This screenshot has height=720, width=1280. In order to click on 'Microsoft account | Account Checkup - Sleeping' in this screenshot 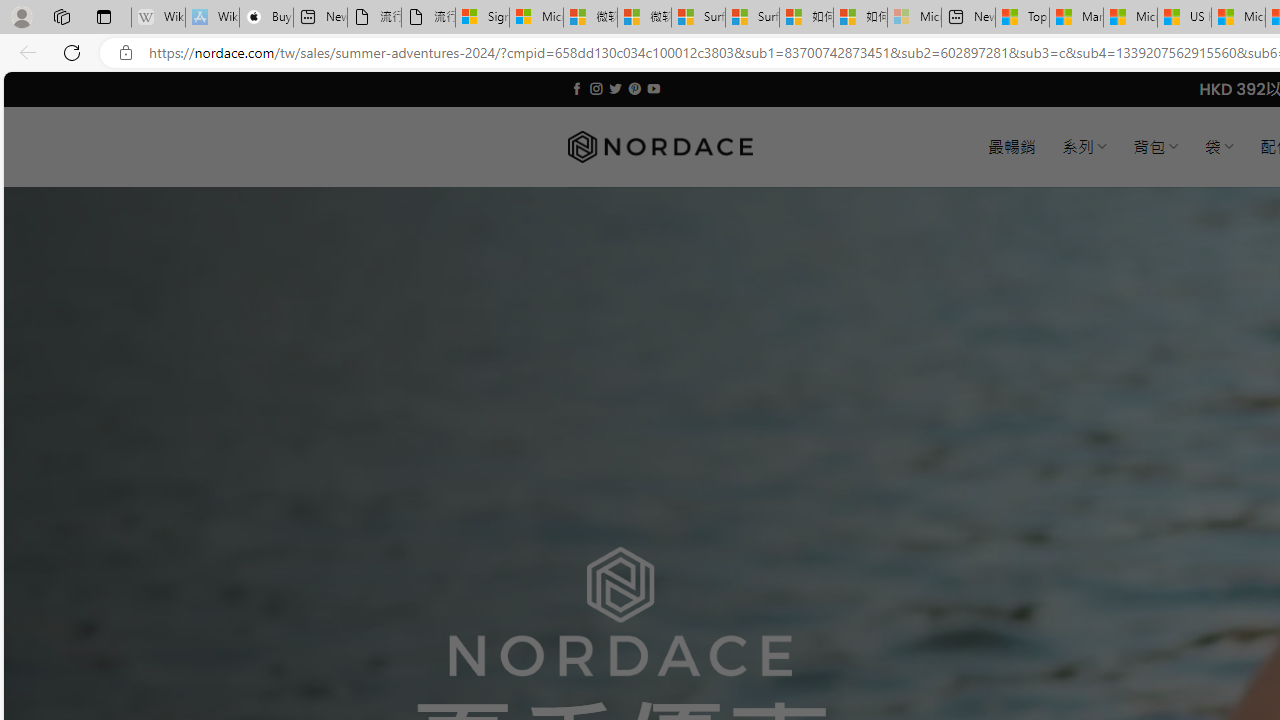, I will do `click(913, 17)`.